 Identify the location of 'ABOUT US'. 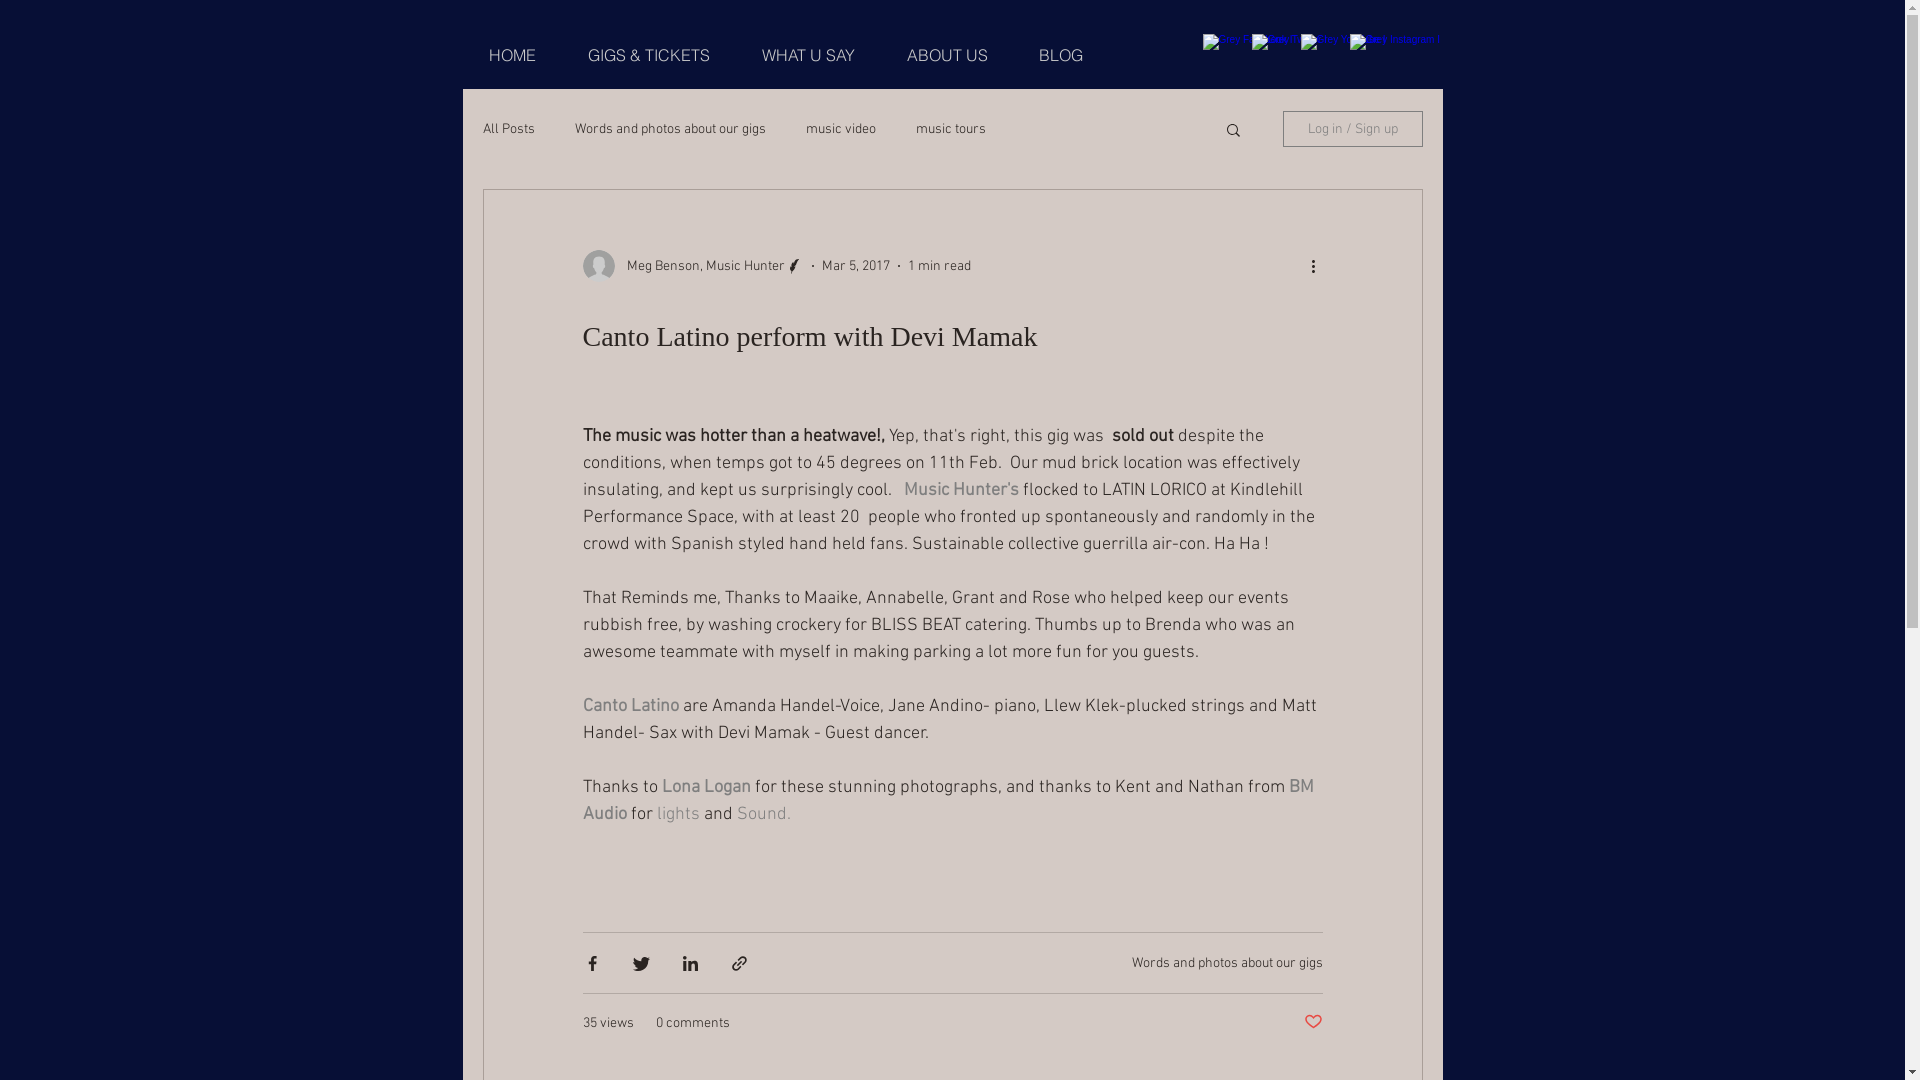
(945, 54).